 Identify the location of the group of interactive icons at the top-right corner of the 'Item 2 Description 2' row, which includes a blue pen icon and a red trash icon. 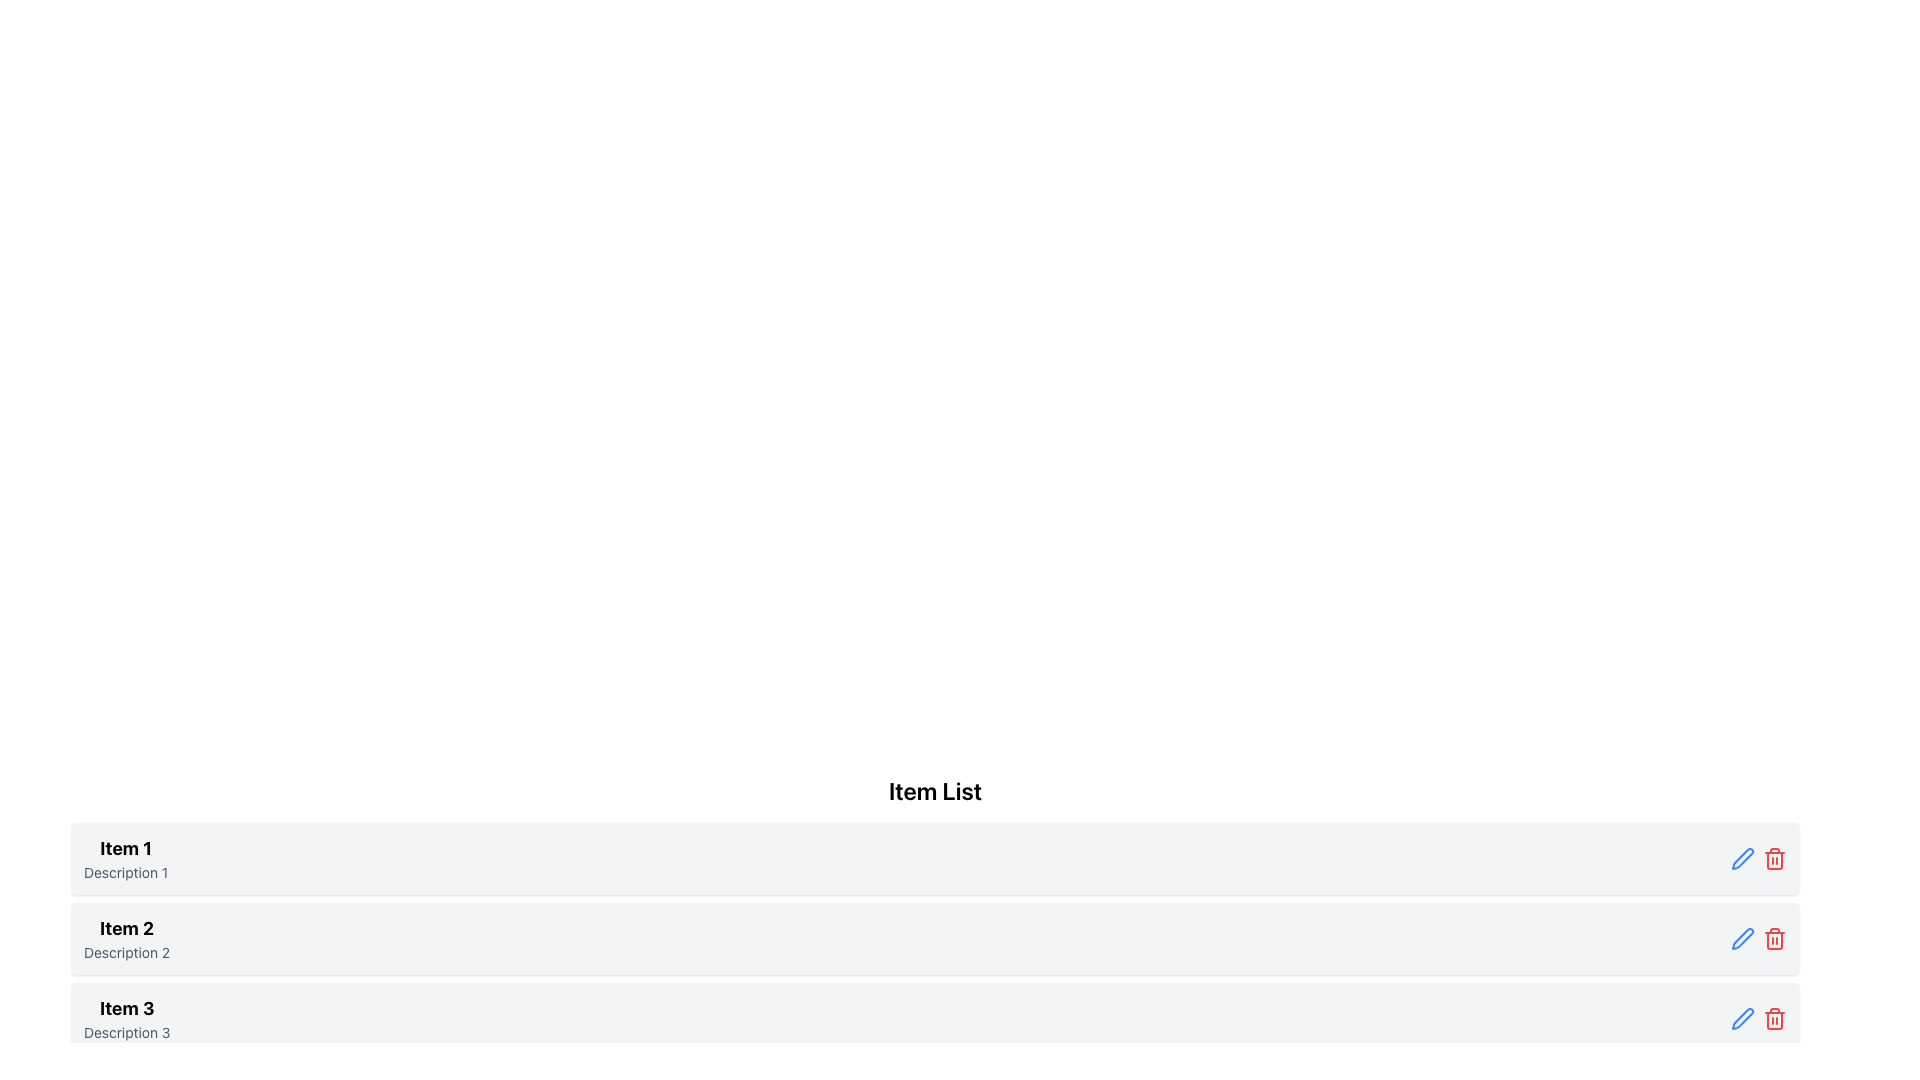
(1757, 938).